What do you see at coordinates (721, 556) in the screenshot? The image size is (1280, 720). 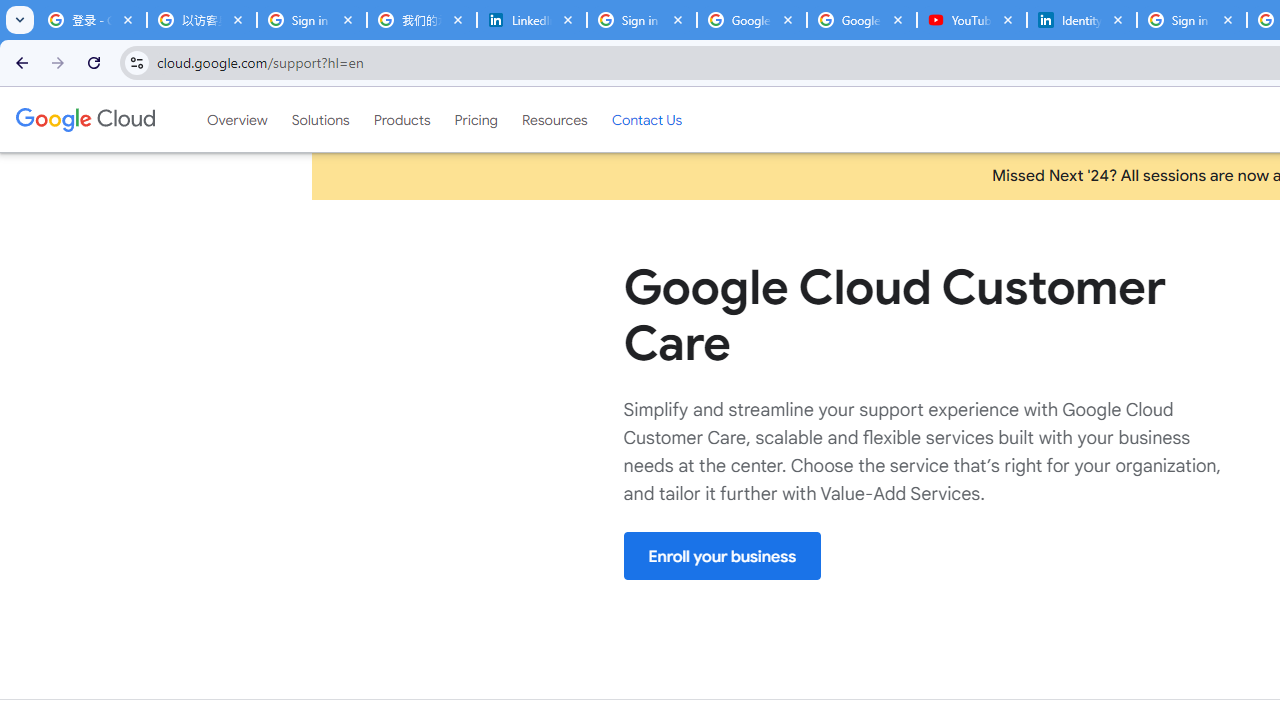 I see `'Enroll your business'` at bounding box center [721, 556].